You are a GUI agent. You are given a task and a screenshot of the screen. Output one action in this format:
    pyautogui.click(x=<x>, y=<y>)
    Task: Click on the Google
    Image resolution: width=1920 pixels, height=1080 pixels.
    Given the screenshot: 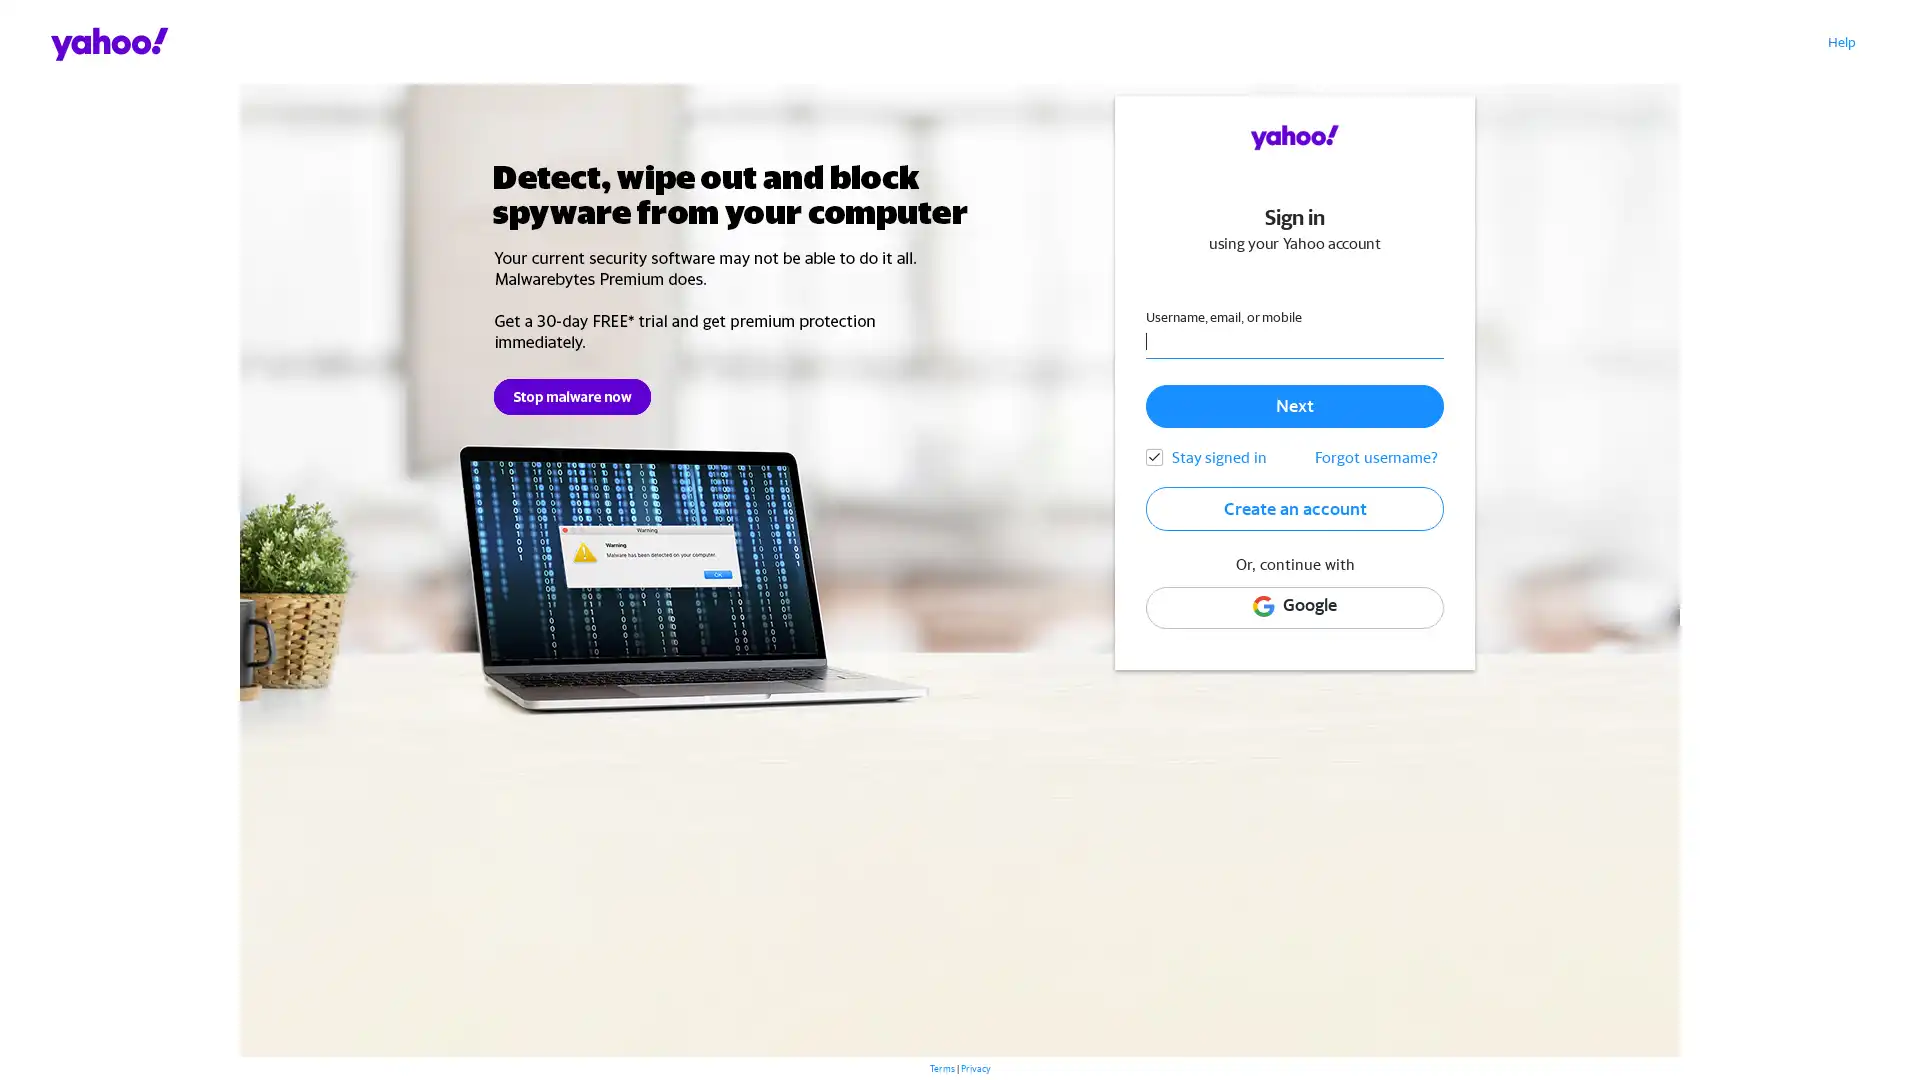 What is the action you would take?
    pyautogui.click(x=1294, y=606)
    